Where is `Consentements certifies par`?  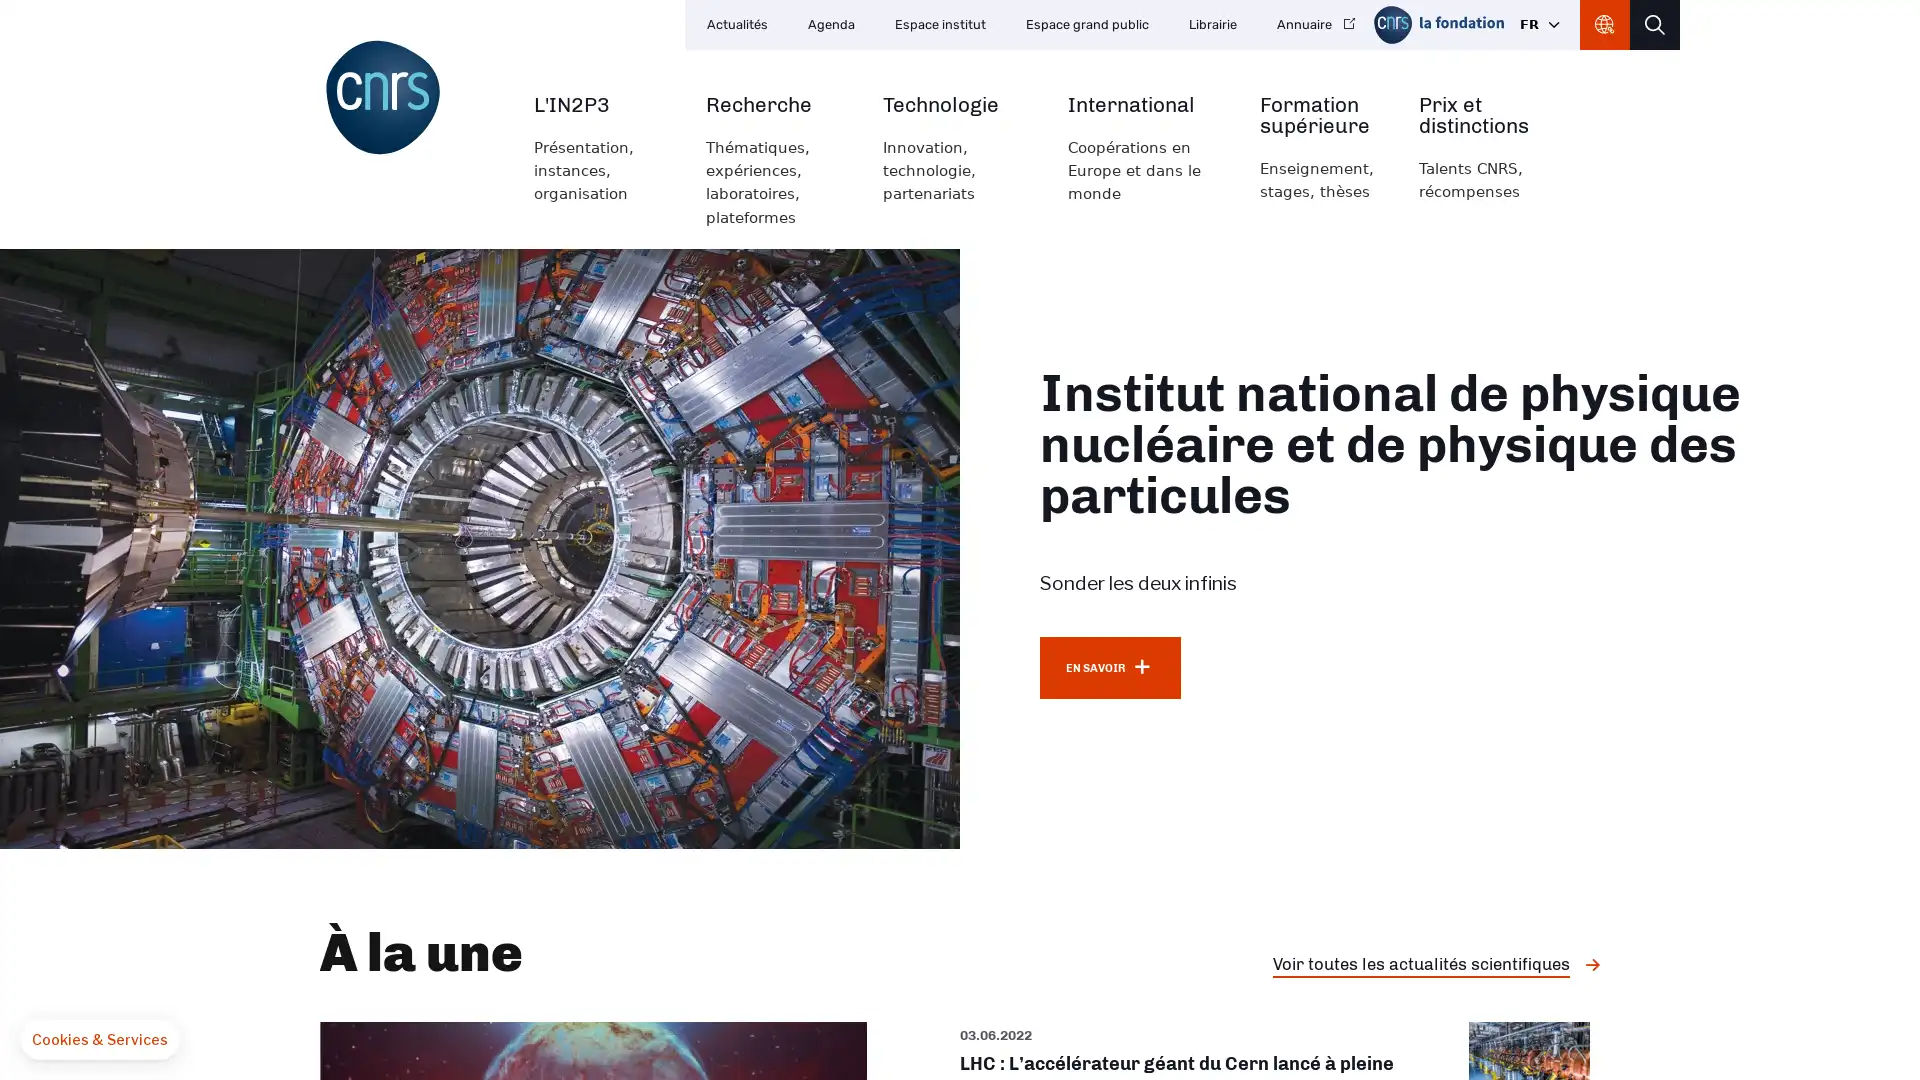 Consentements certifies par is located at coordinates (229, 944).